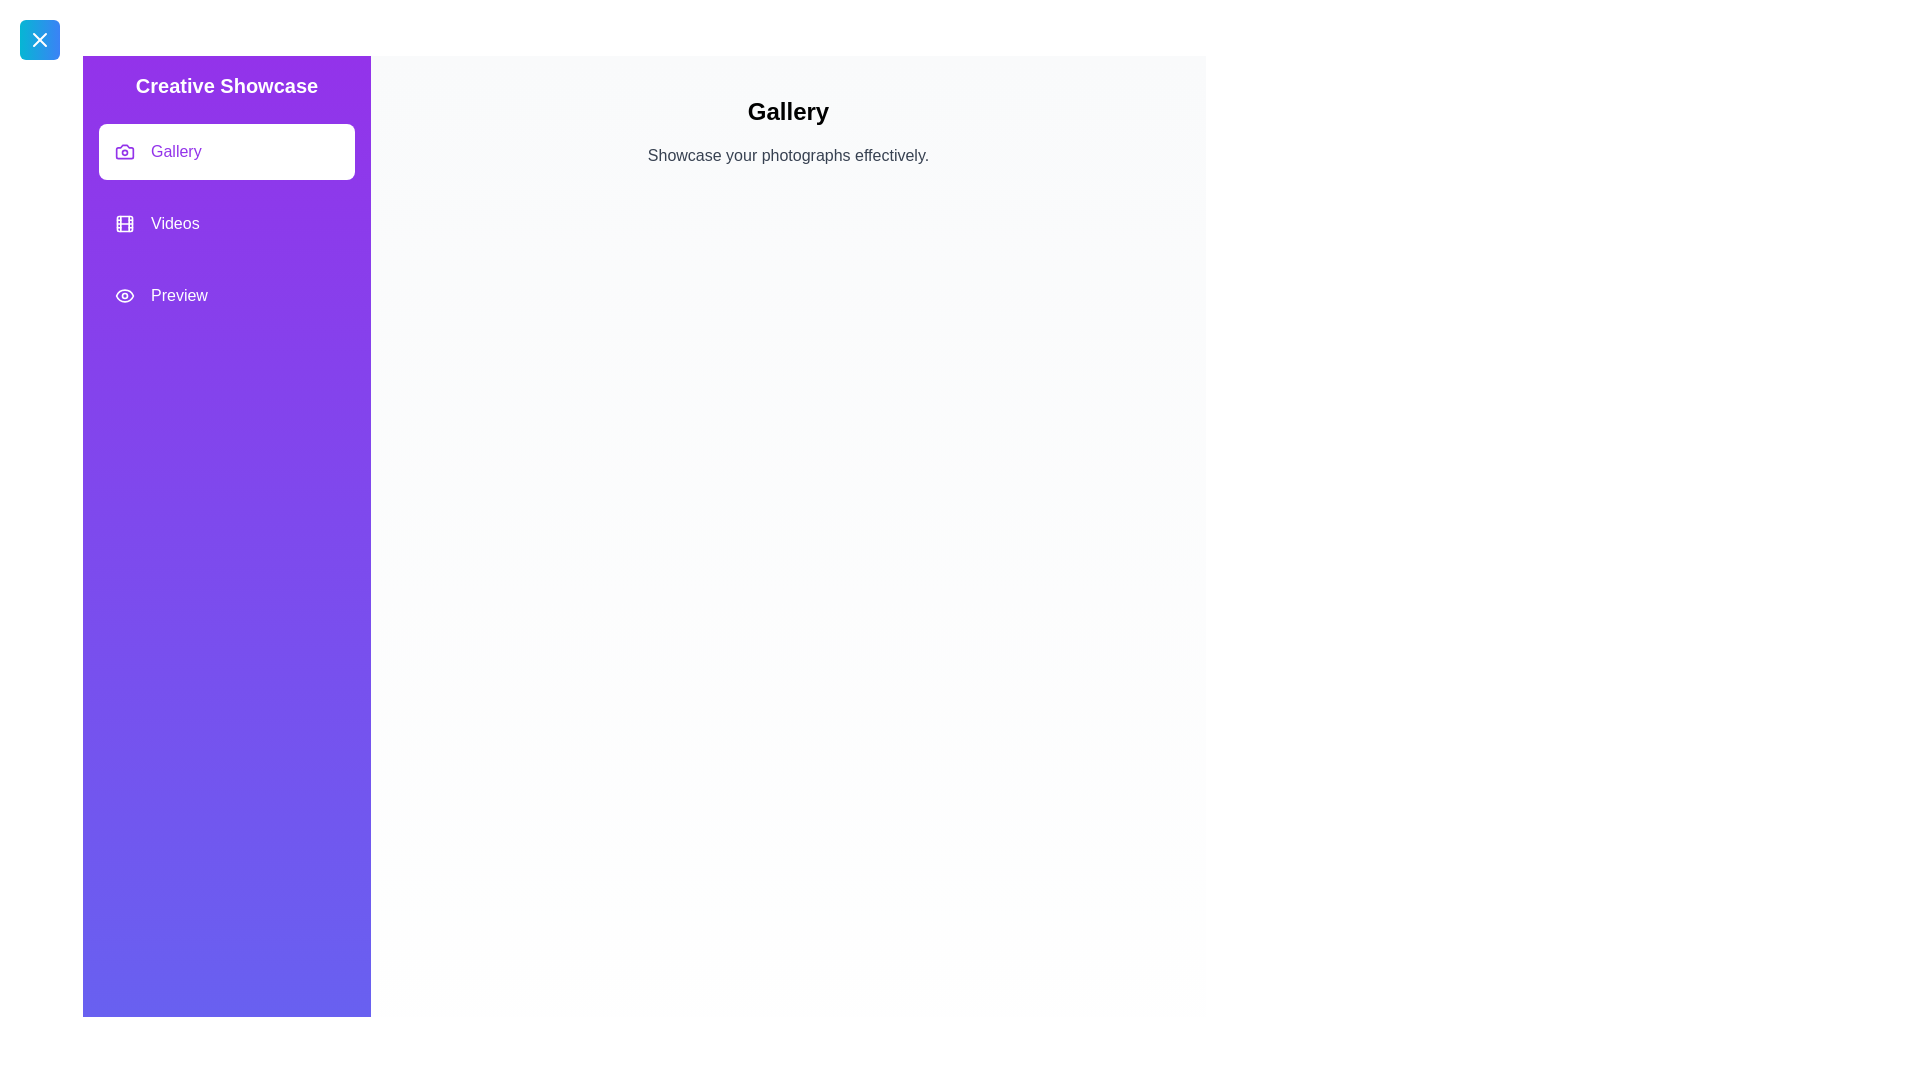 This screenshot has width=1920, height=1080. I want to click on the feature Preview by clicking its icon, so click(123, 296).